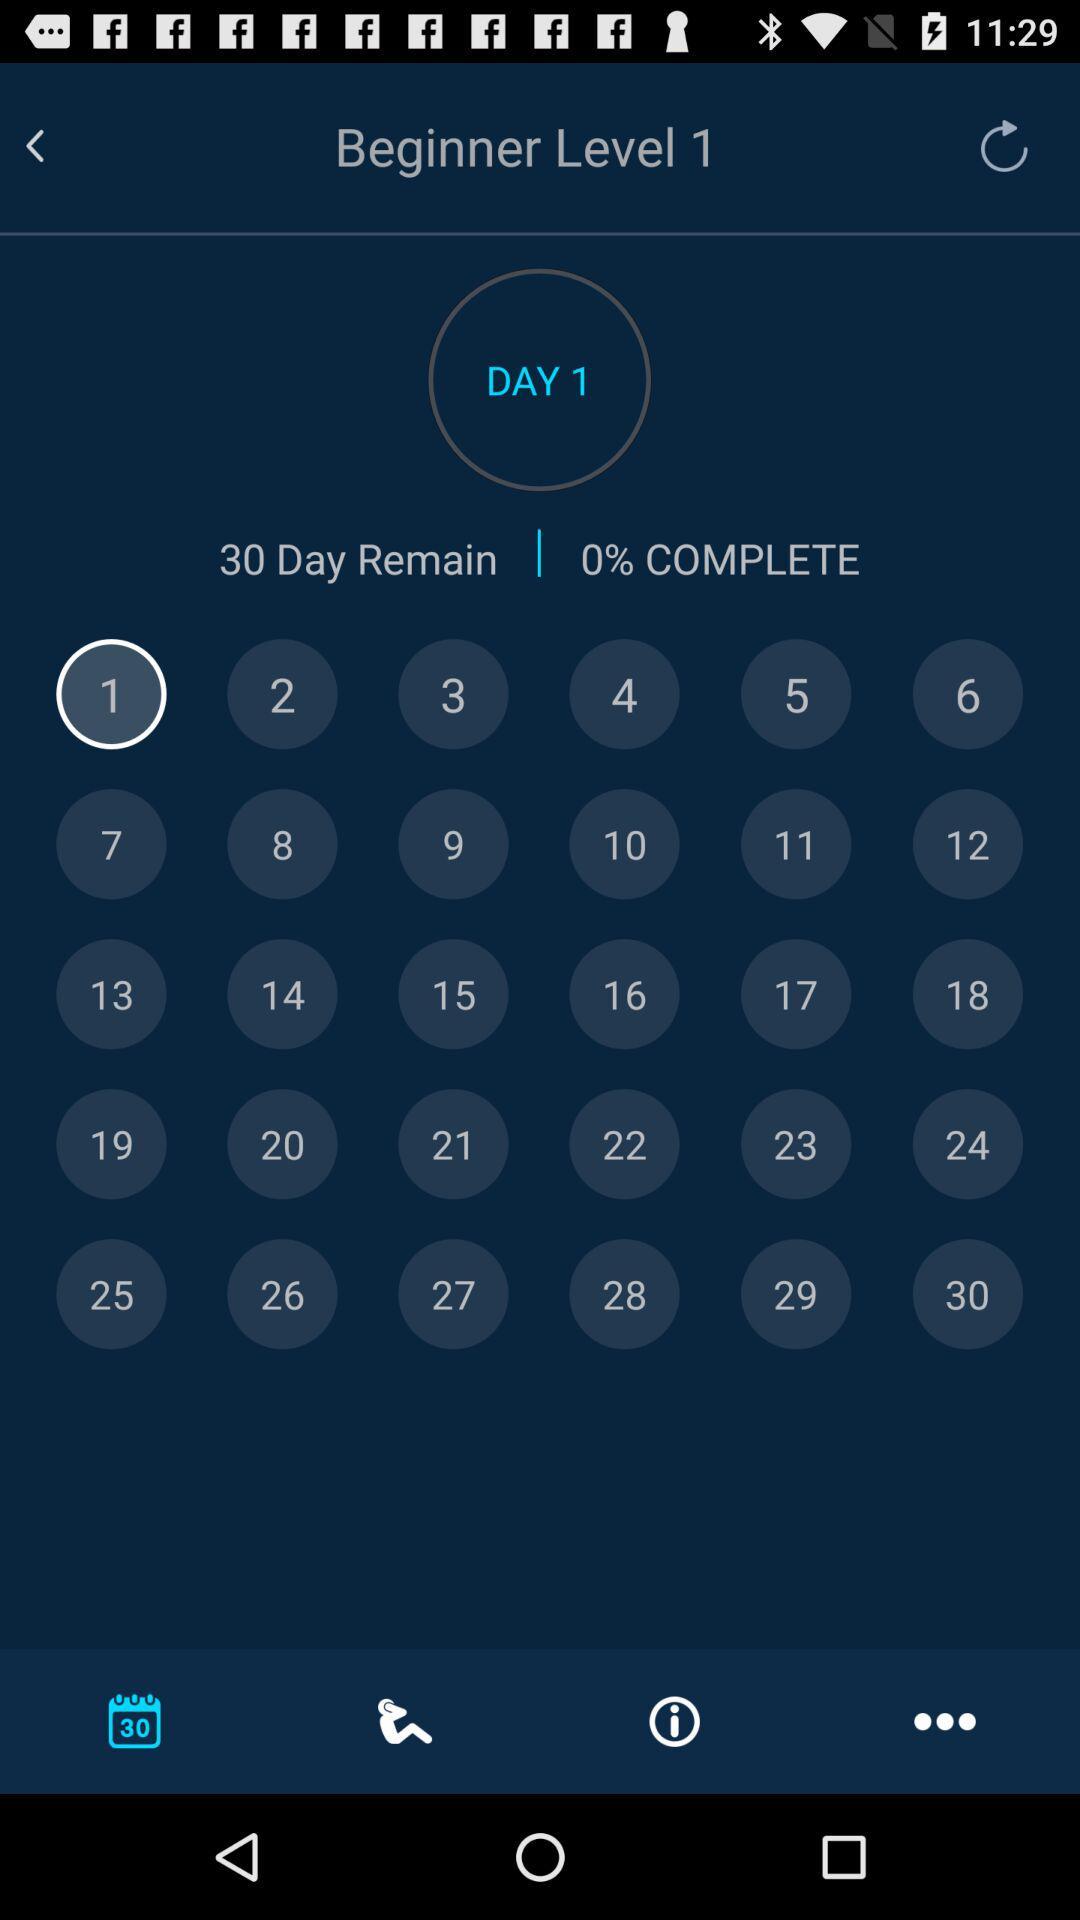 This screenshot has width=1080, height=1920. I want to click on keyboard, so click(623, 1294).